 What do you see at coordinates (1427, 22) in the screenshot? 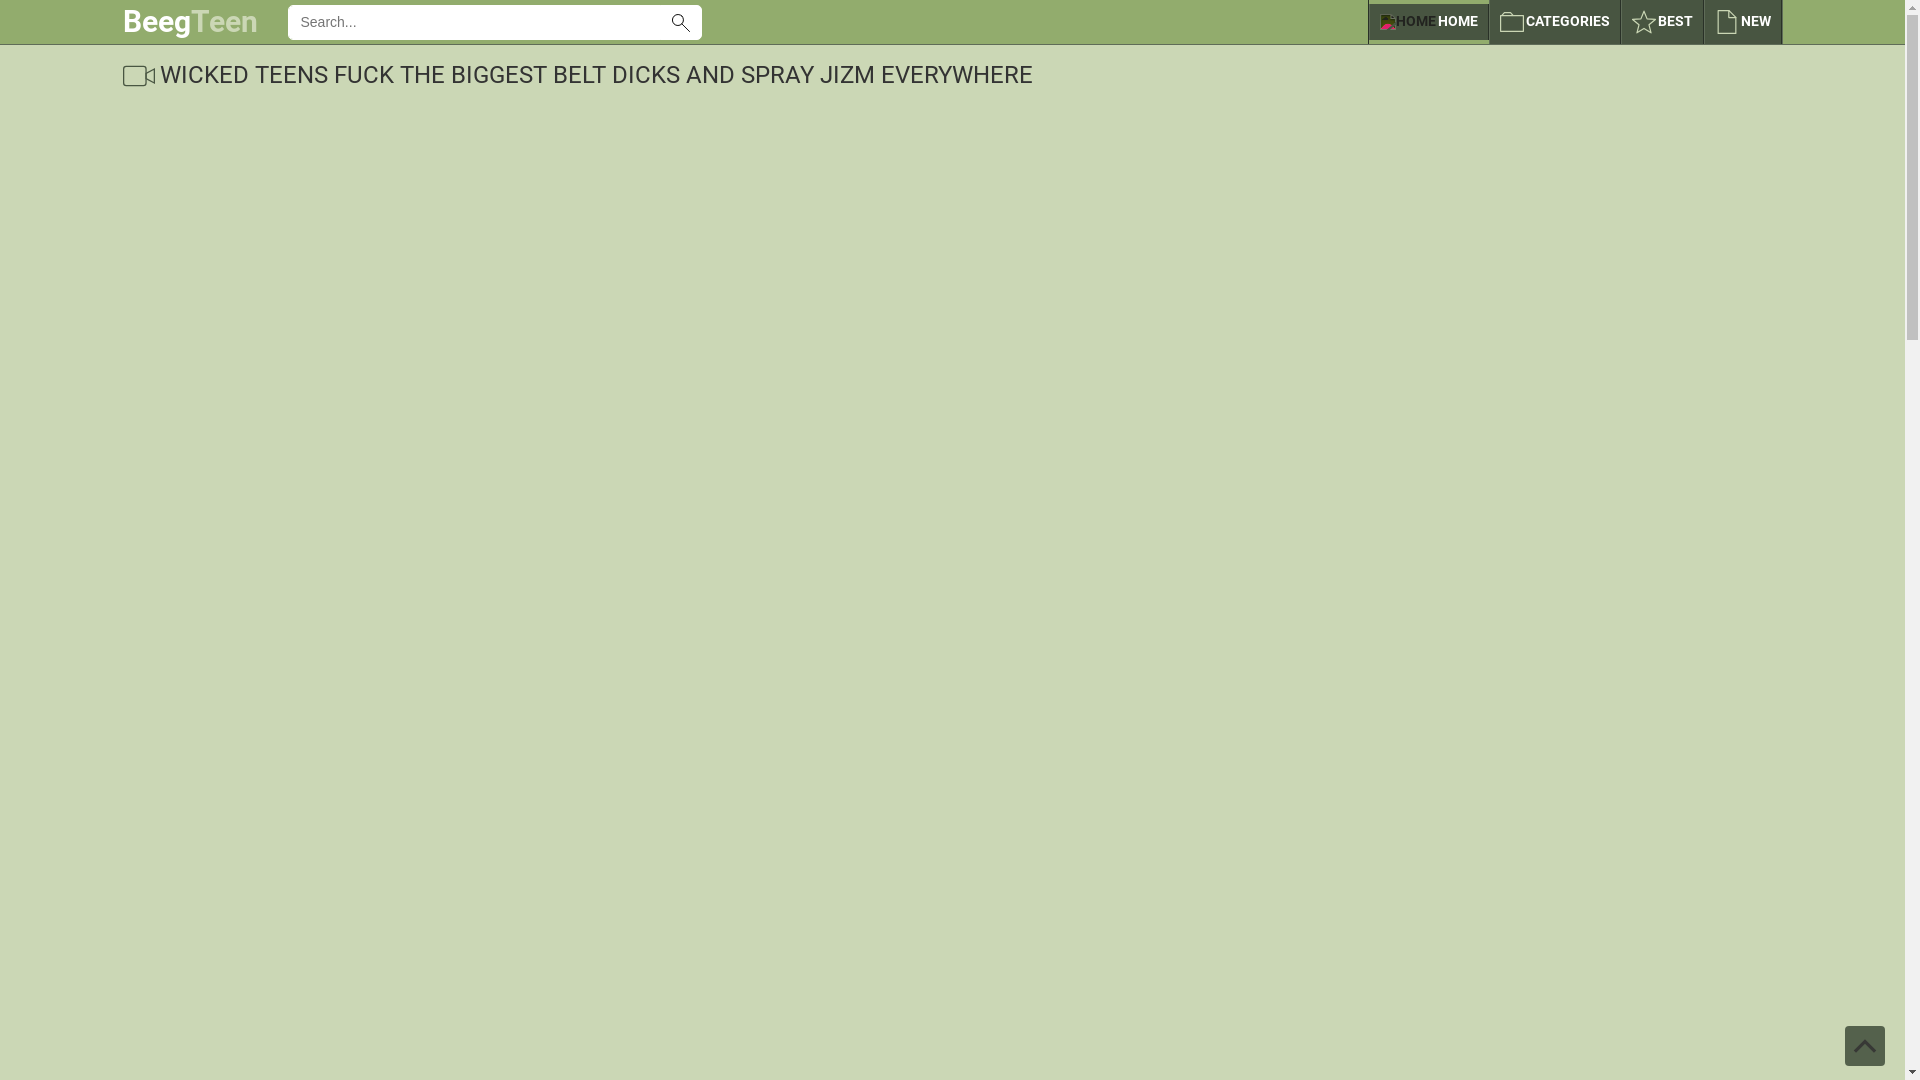
I see `'HOME'` at bounding box center [1427, 22].